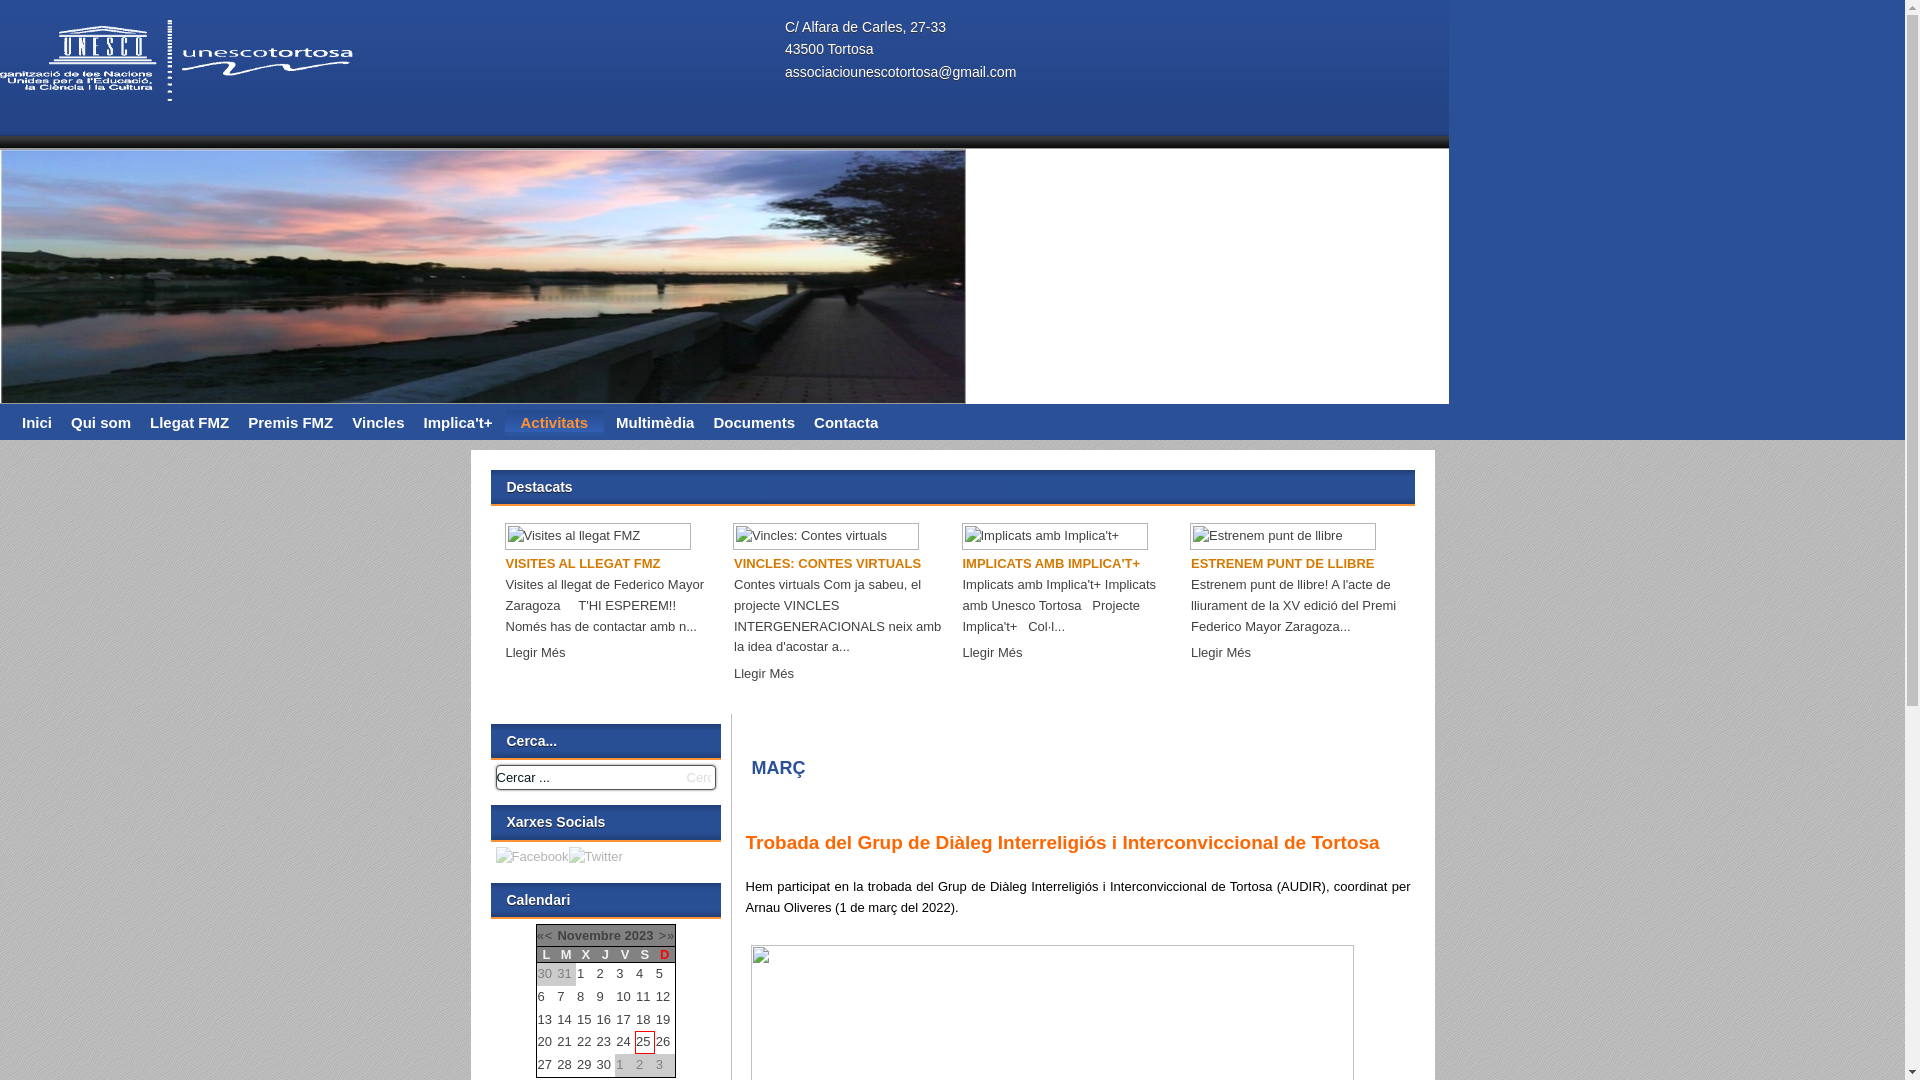  I want to click on 'ESTRENEM PUNT DE LLIBRE', so click(1282, 563).